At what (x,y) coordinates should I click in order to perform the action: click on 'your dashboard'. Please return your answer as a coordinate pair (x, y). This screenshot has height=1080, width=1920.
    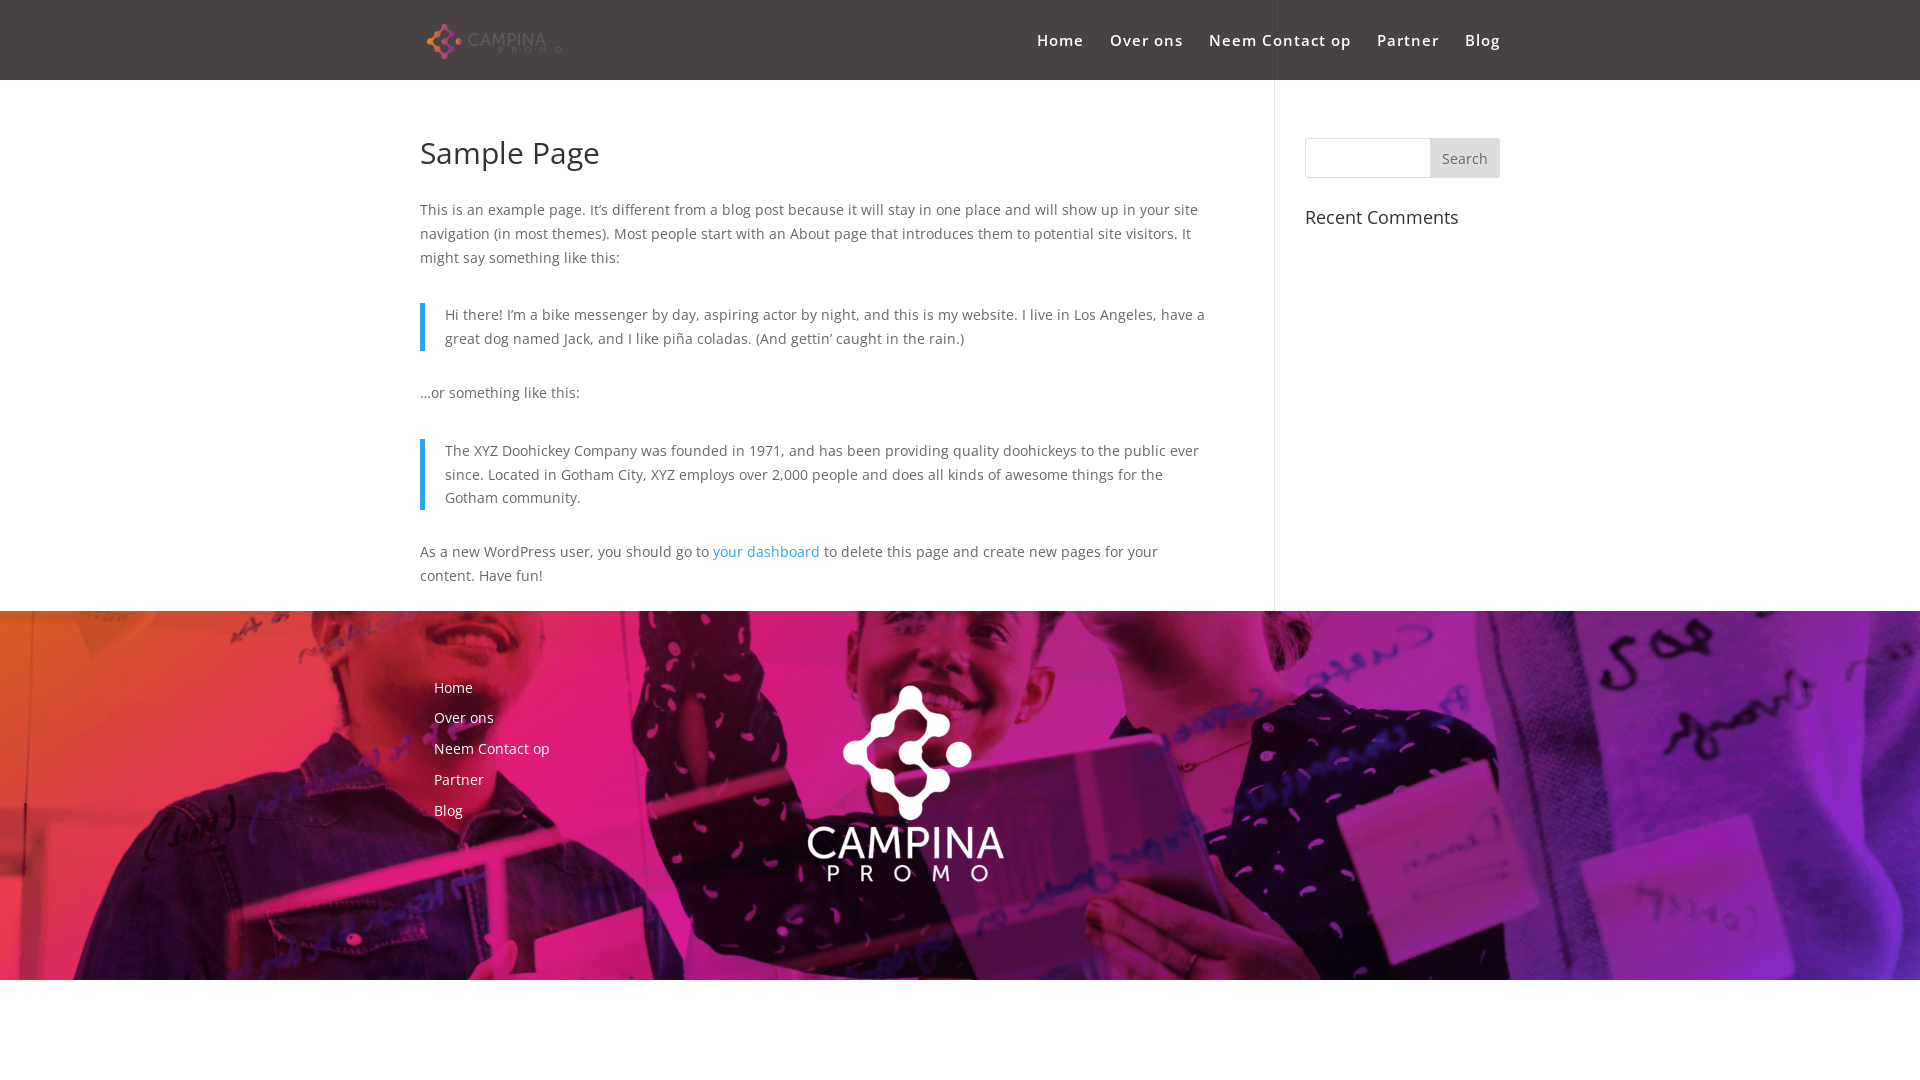
    Looking at the image, I should click on (765, 551).